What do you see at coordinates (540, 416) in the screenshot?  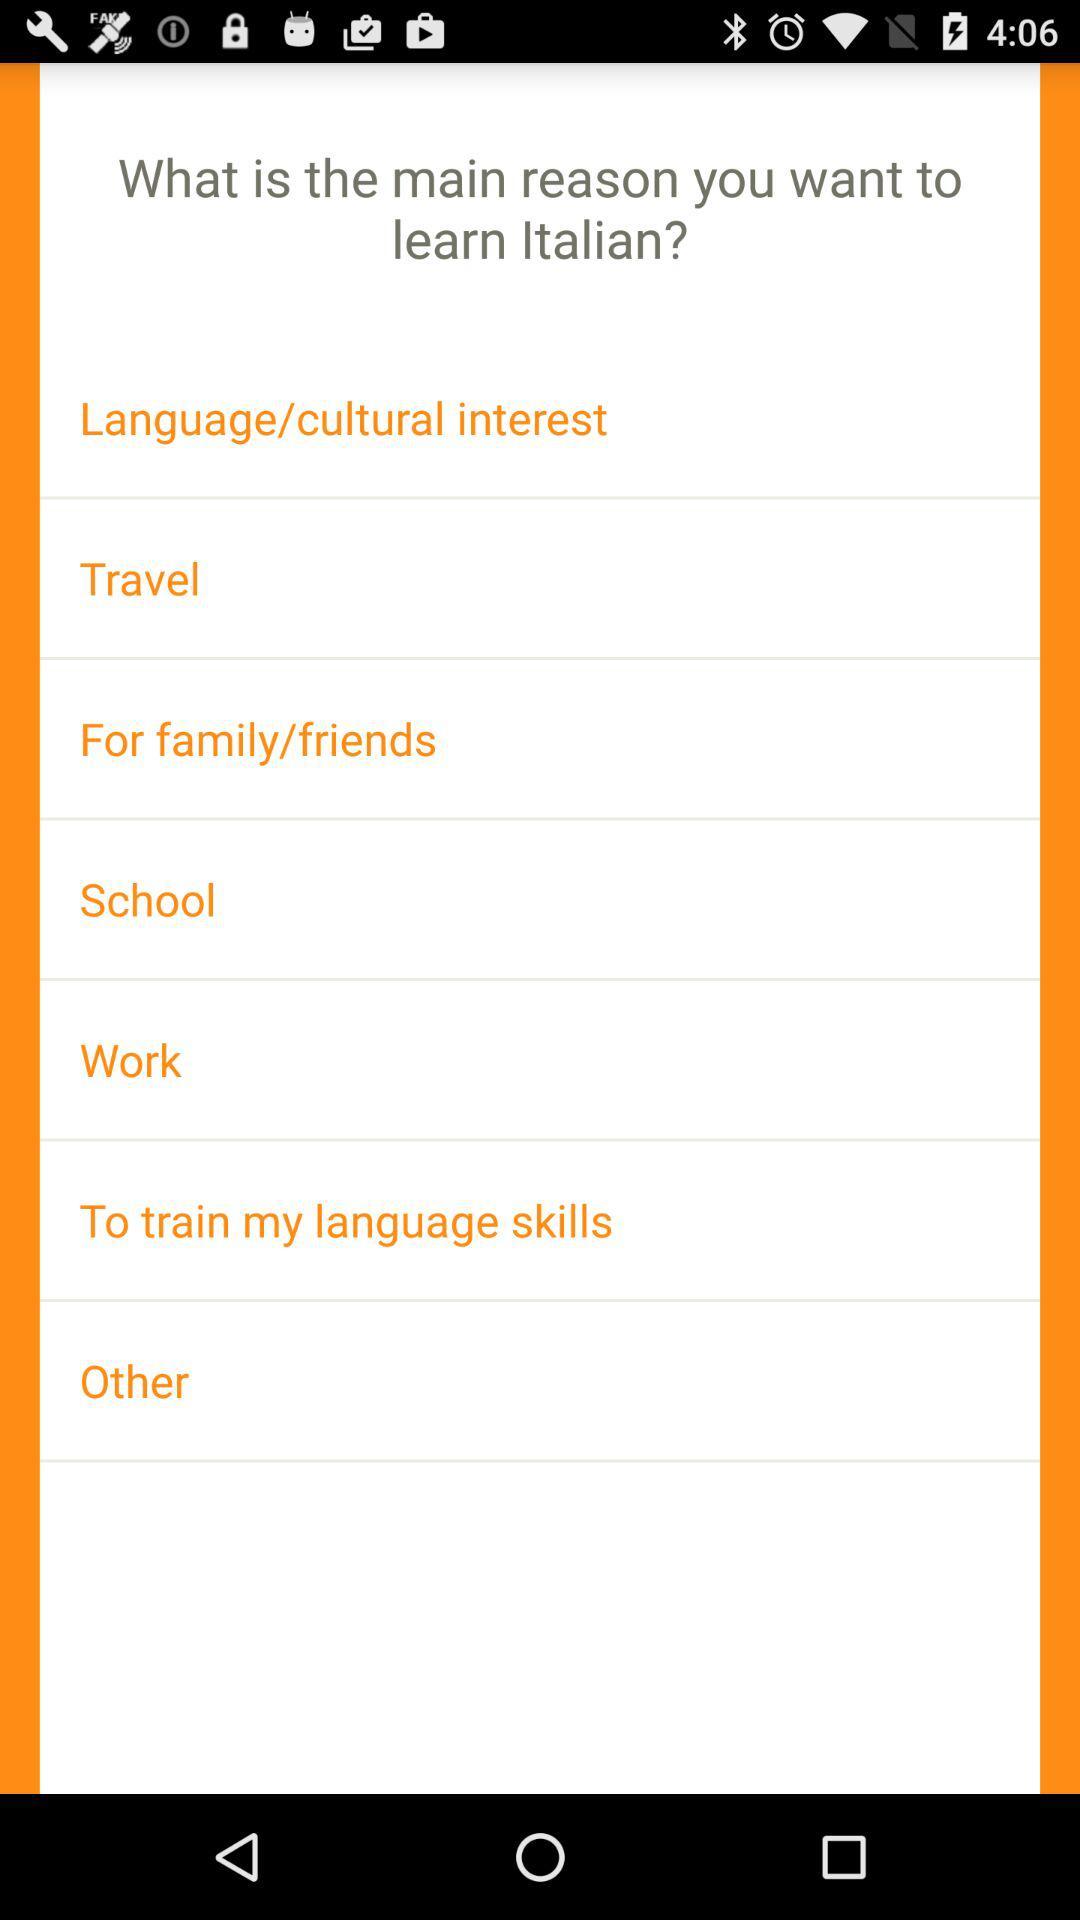 I see `icon above the travel icon` at bounding box center [540, 416].